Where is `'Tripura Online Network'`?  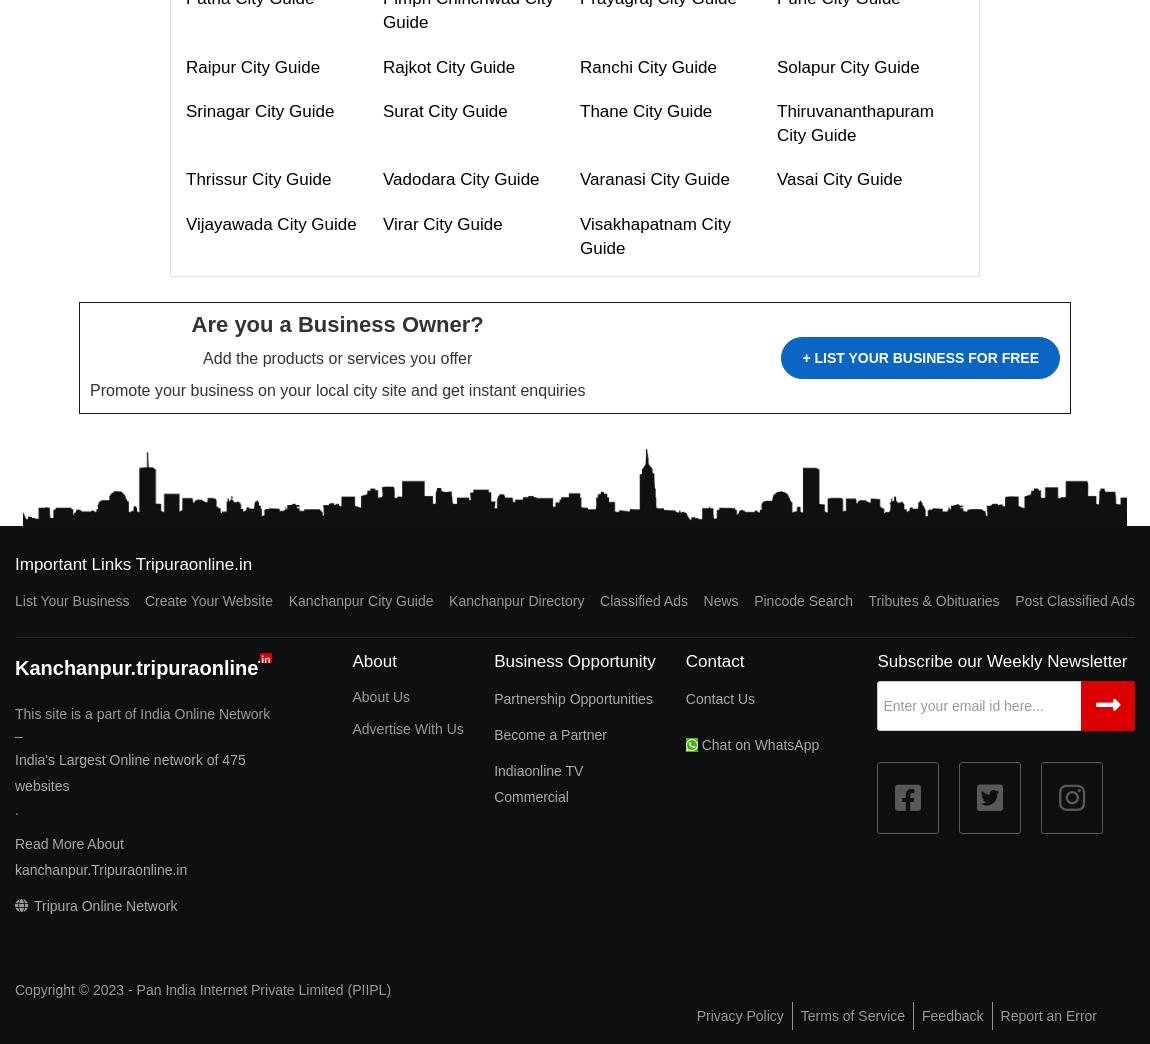 'Tripura Online Network' is located at coordinates (33, 905).